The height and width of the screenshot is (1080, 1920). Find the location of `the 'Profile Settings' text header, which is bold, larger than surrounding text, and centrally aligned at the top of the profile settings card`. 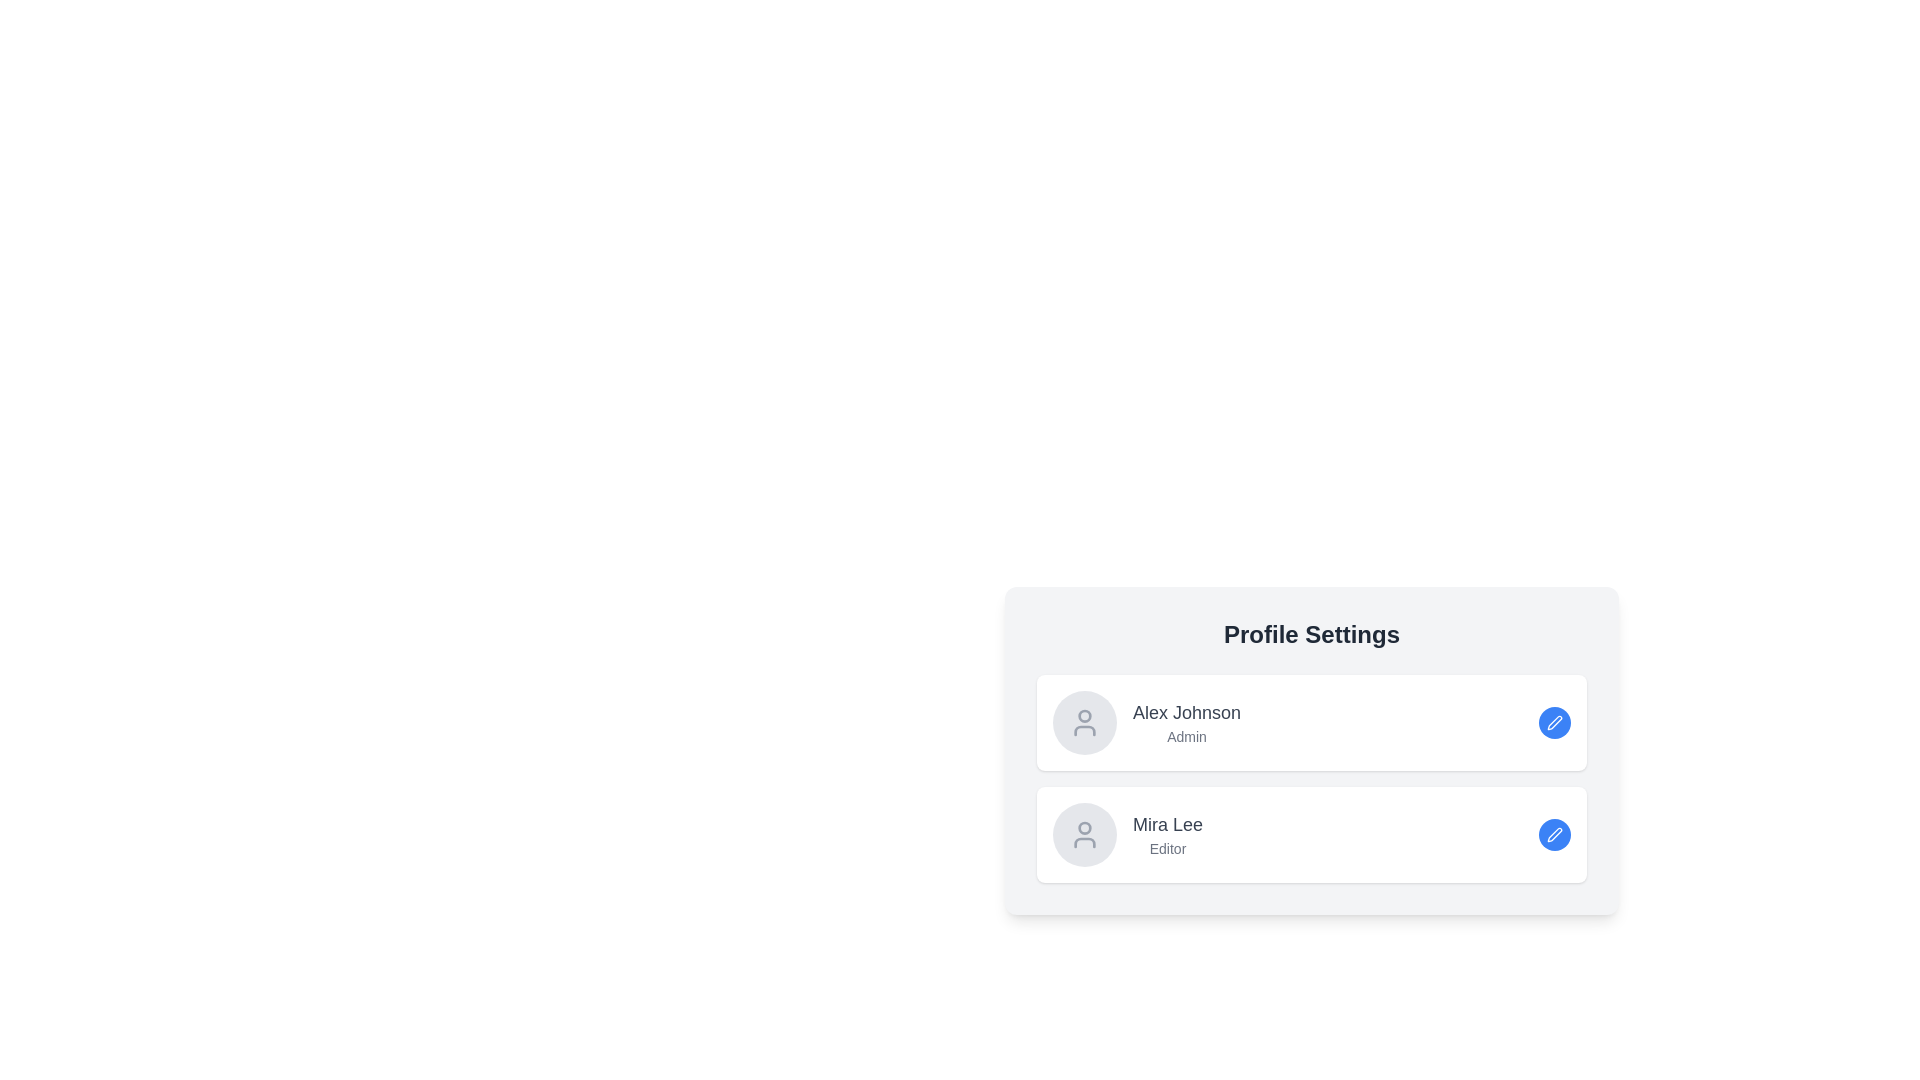

the 'Profile Settings' text header, which is bold, larger than surrounding text, and centrally aligned at the top of the profile settings card is located at coordinates (1311, 635).